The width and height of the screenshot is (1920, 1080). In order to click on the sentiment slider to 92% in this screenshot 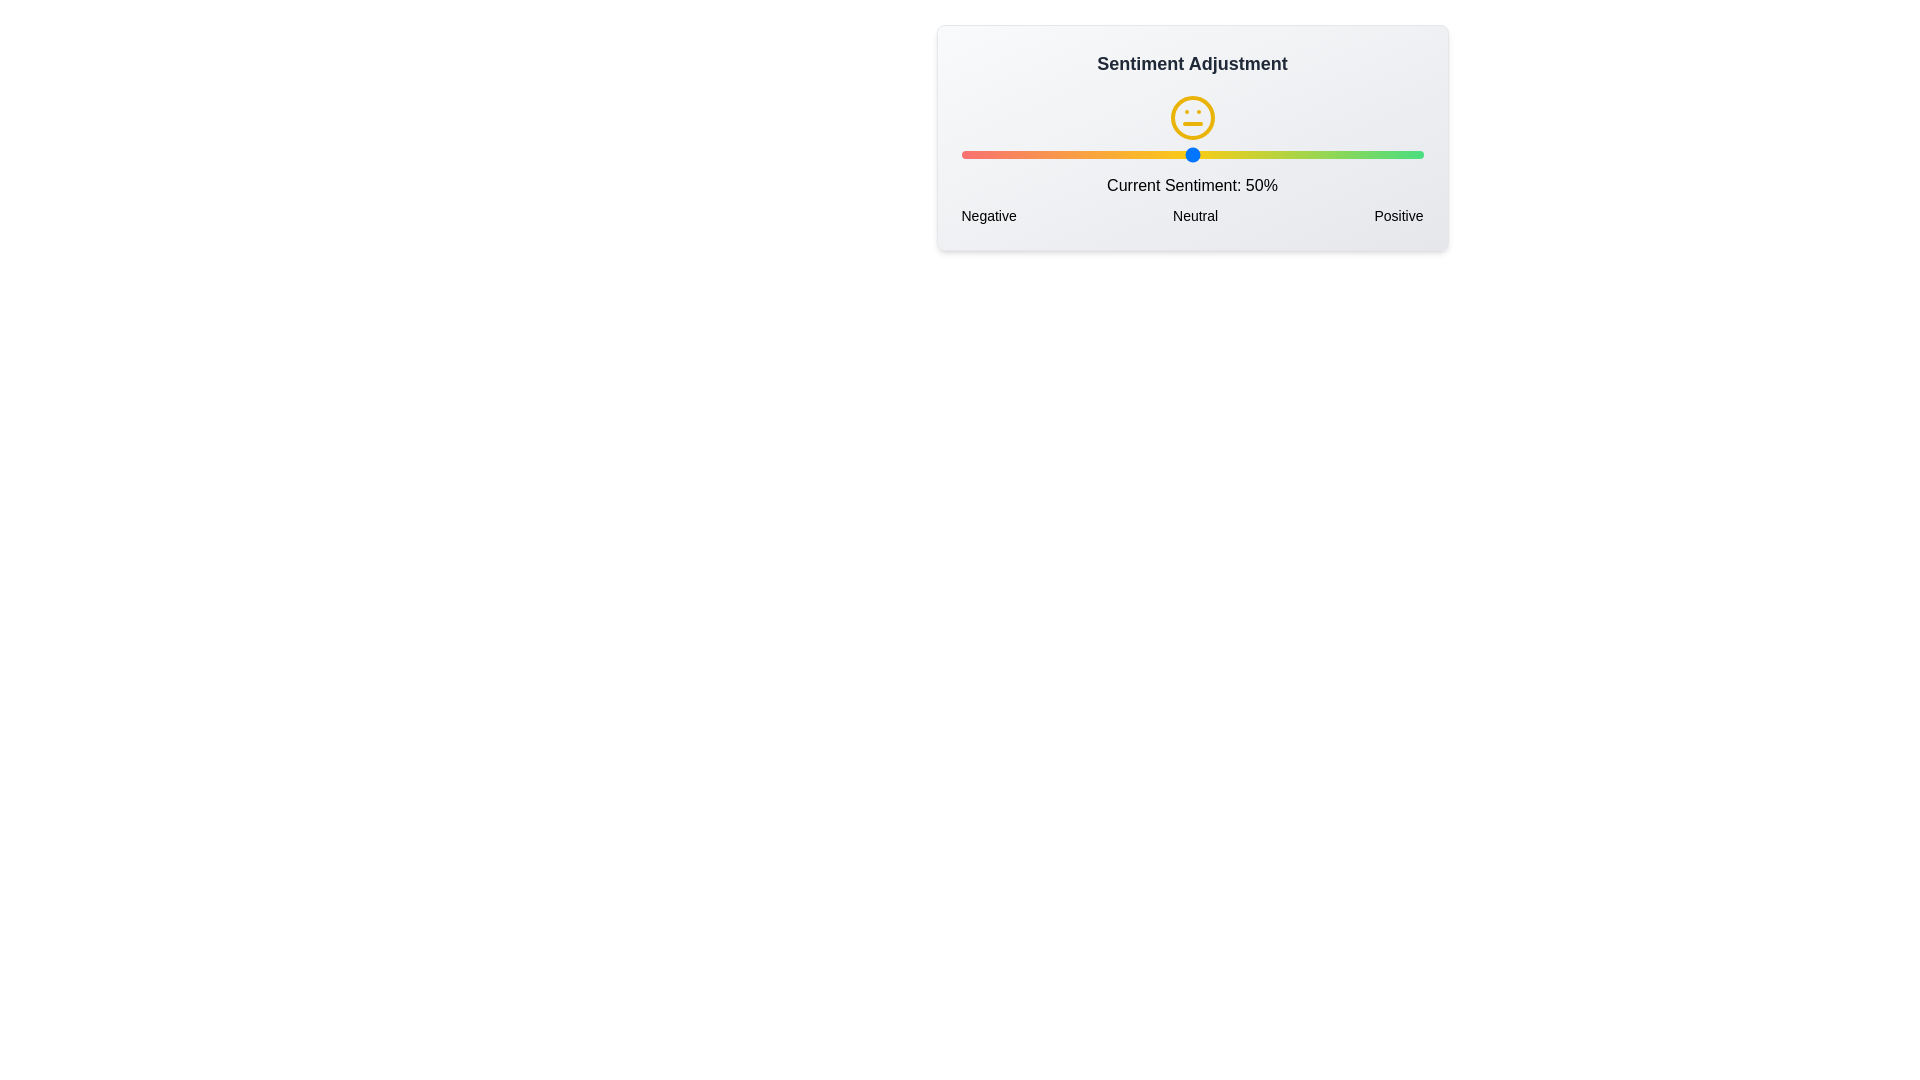, I will do `click(1385, 153)`.